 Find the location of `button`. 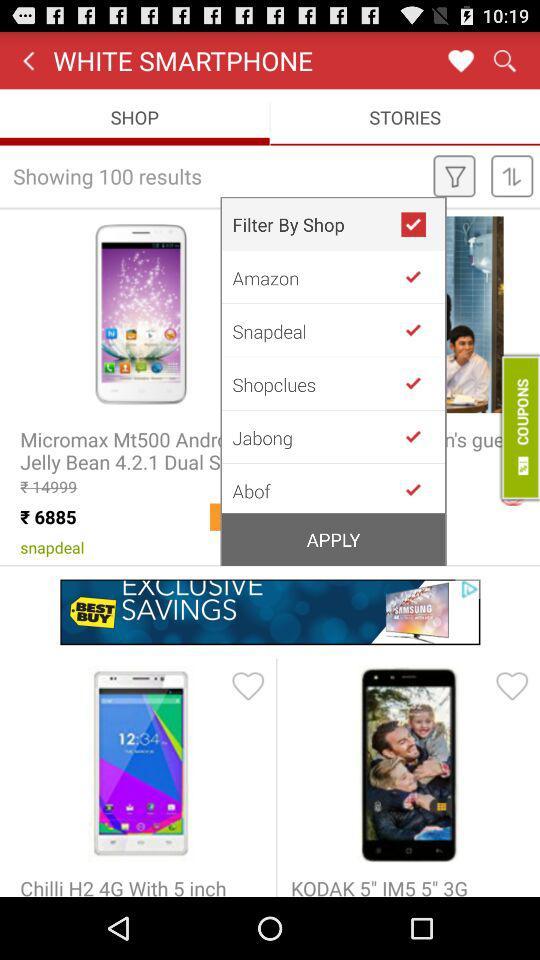

button is located at coordinates (420, 382).